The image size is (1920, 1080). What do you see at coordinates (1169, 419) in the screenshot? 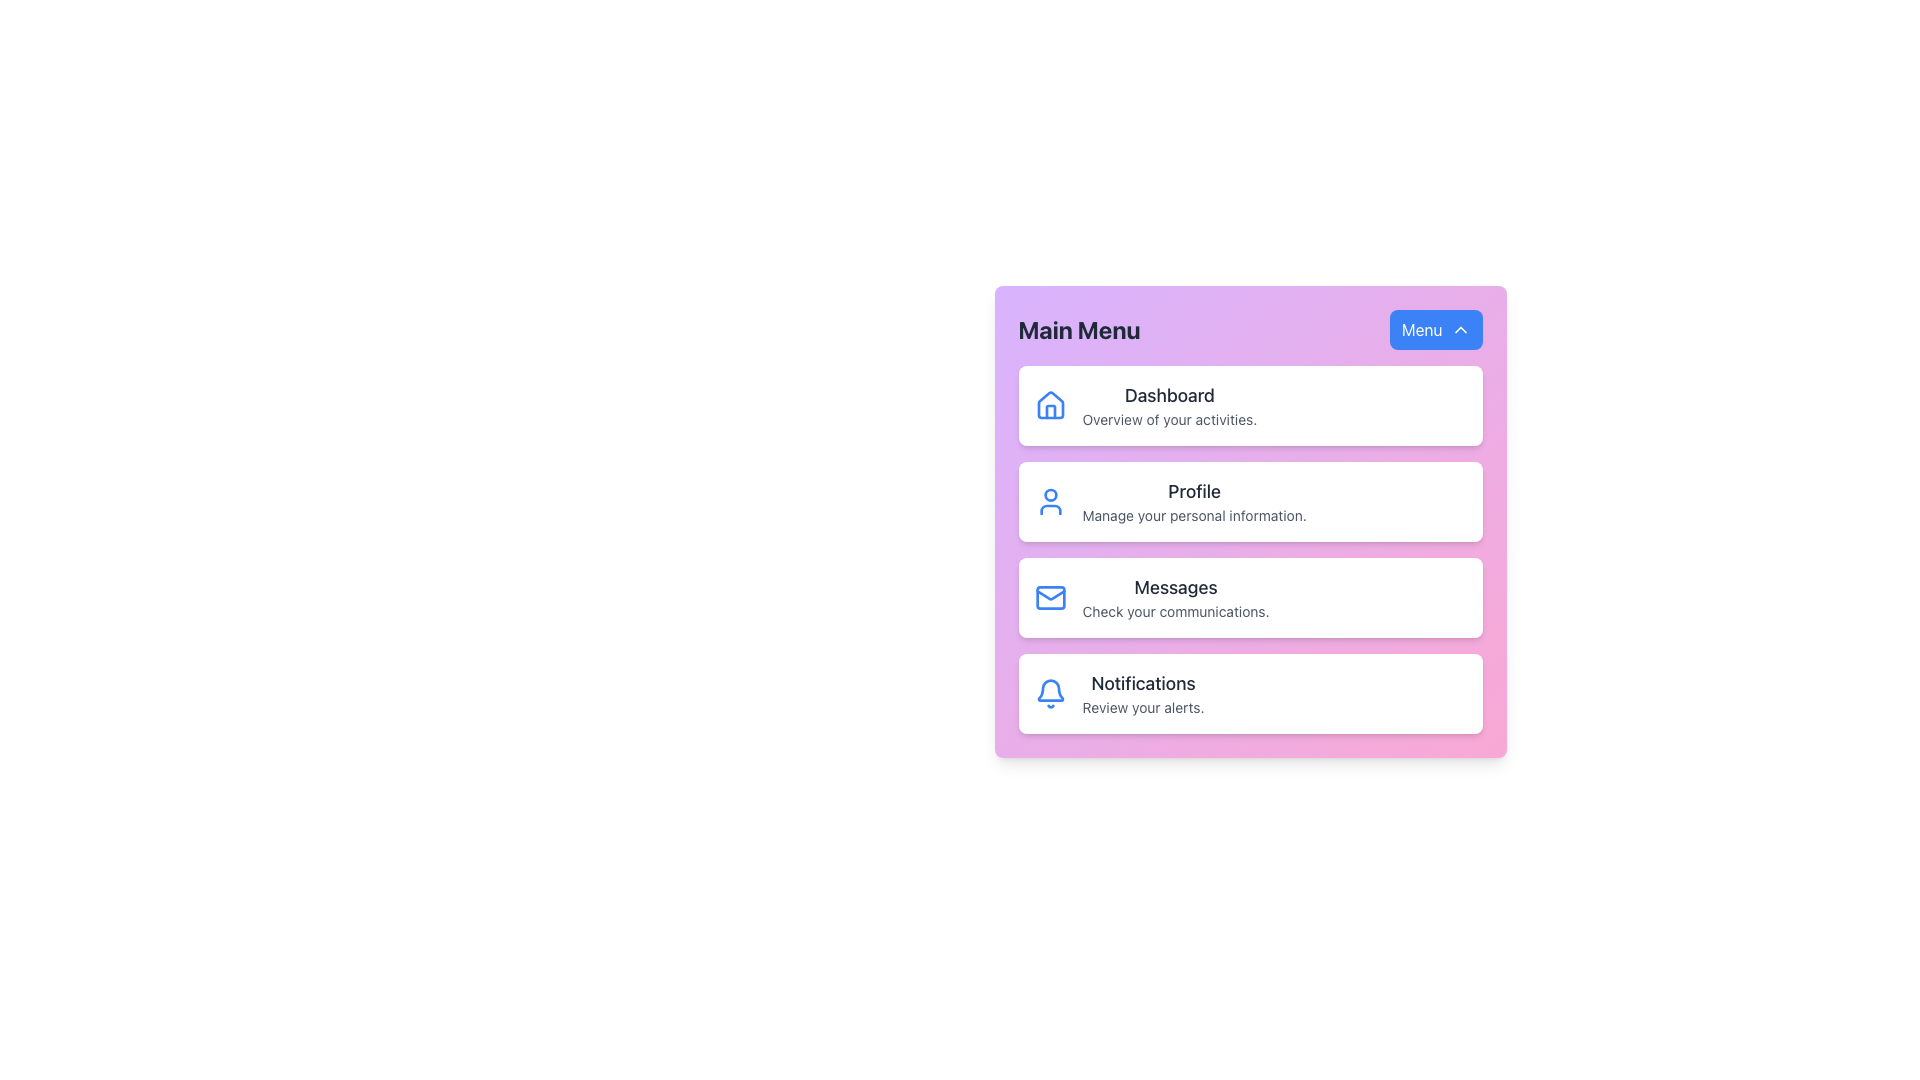
I see `the informational text located directly below the 'Dashboard' heading in the topmost menu item of the vertically stacked menu list` at bounding box center [1169, 419].